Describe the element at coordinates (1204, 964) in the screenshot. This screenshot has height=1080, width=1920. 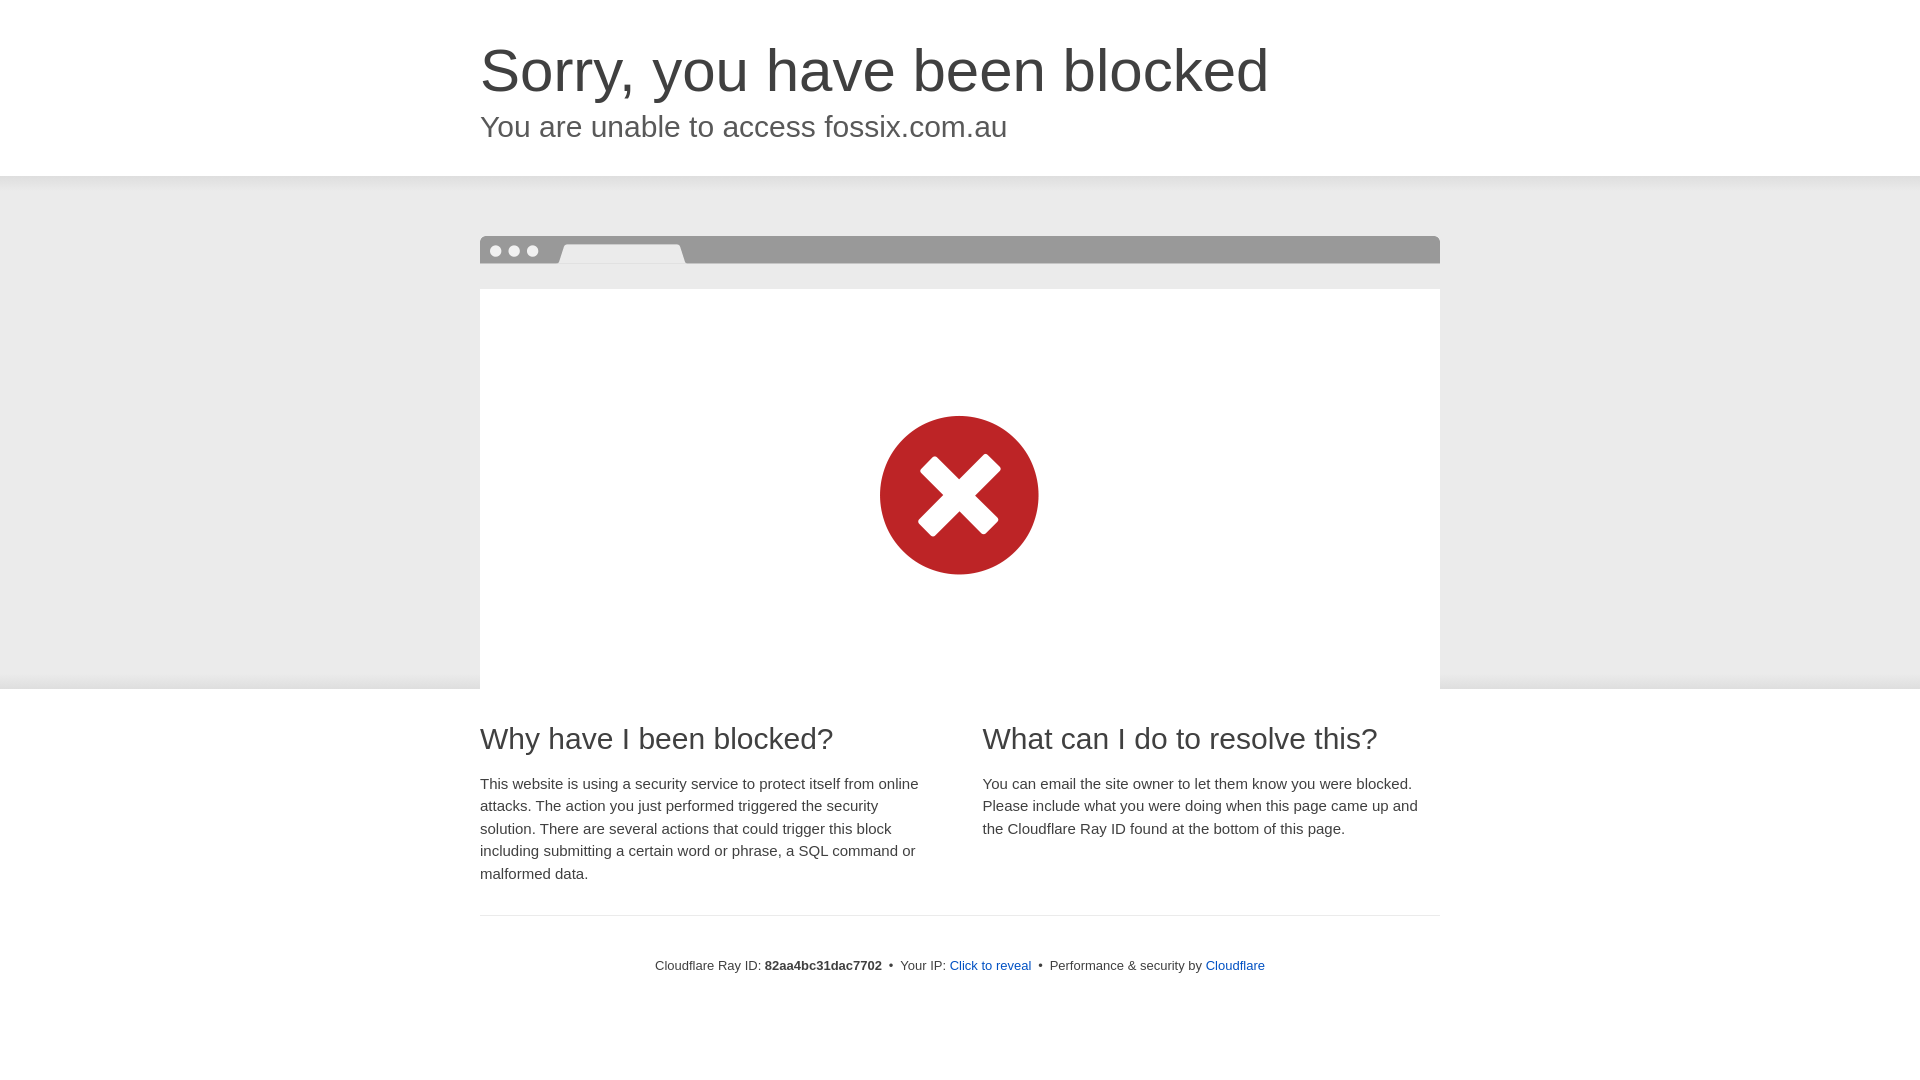
I see `'Cloudflare'` at that location.